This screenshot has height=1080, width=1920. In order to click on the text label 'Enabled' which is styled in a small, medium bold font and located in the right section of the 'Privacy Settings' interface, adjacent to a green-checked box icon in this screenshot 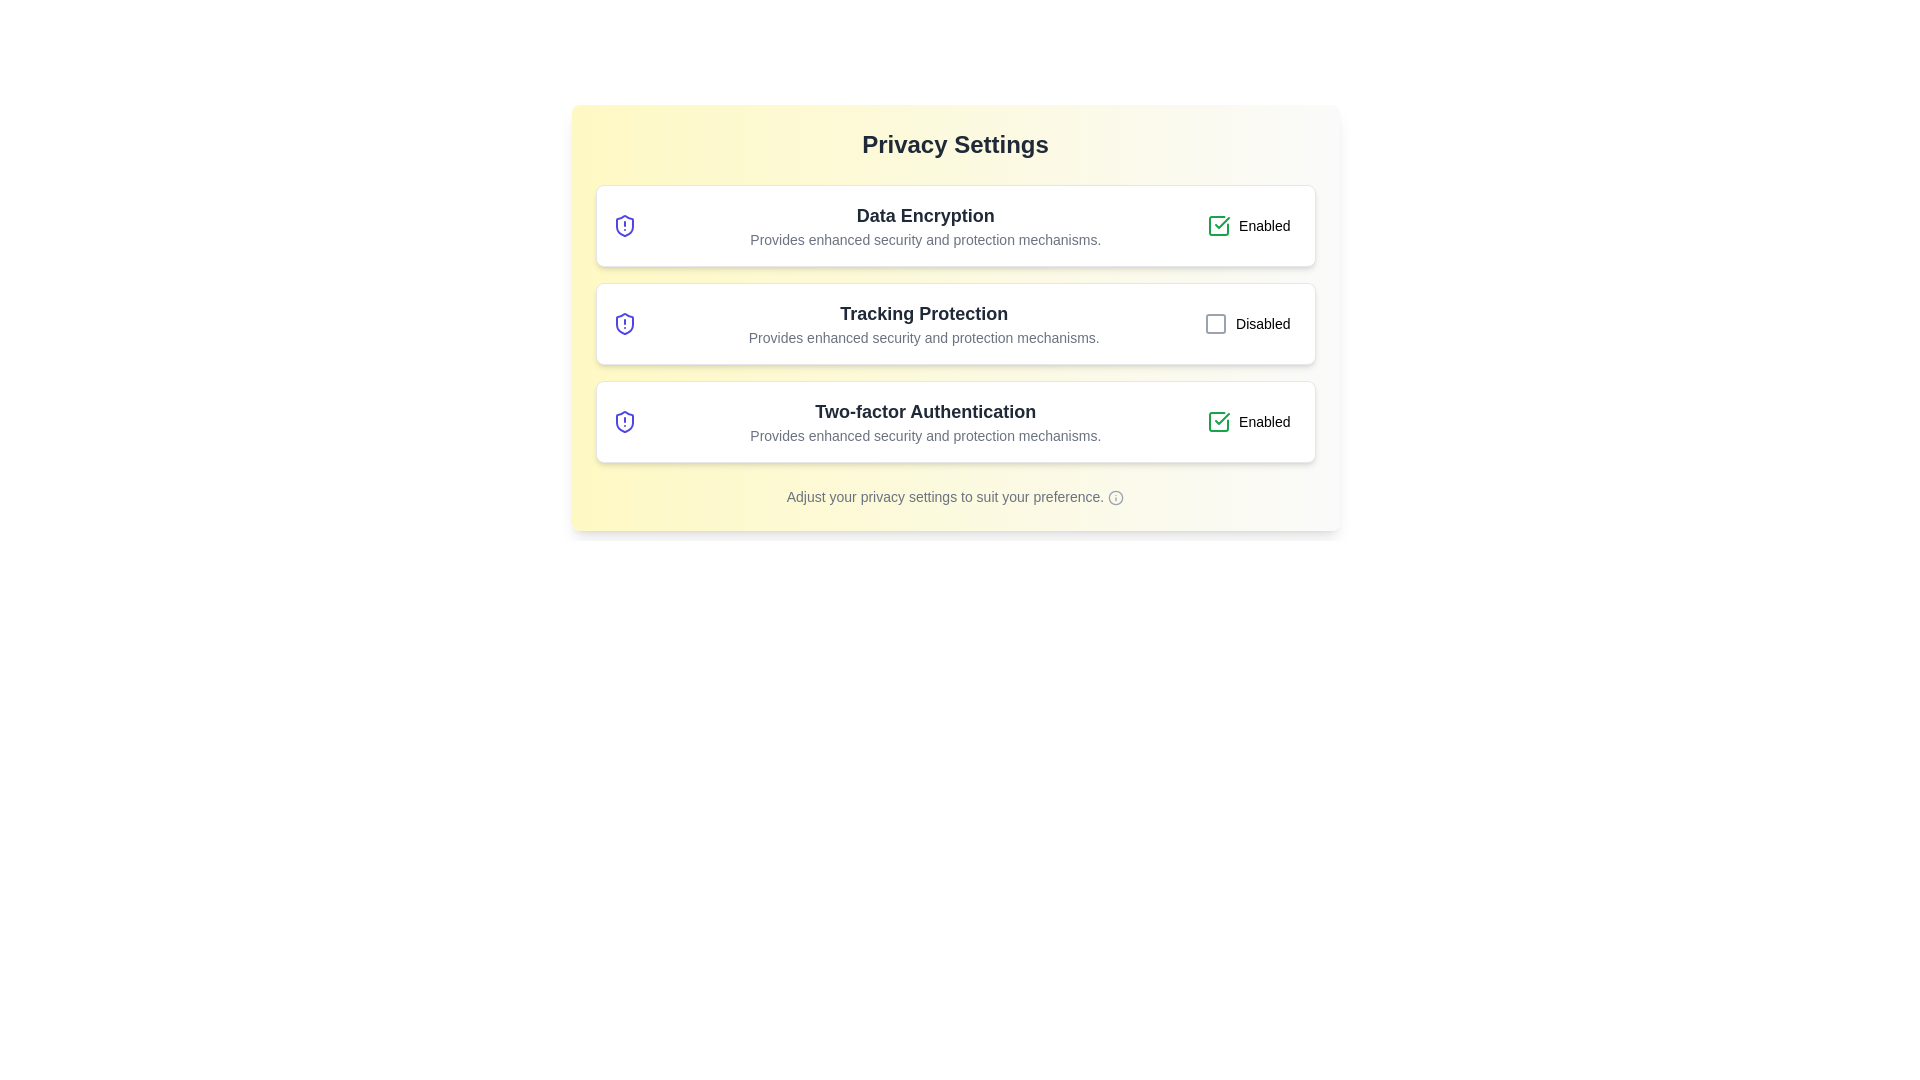, I will do `click(1263, 225)`.